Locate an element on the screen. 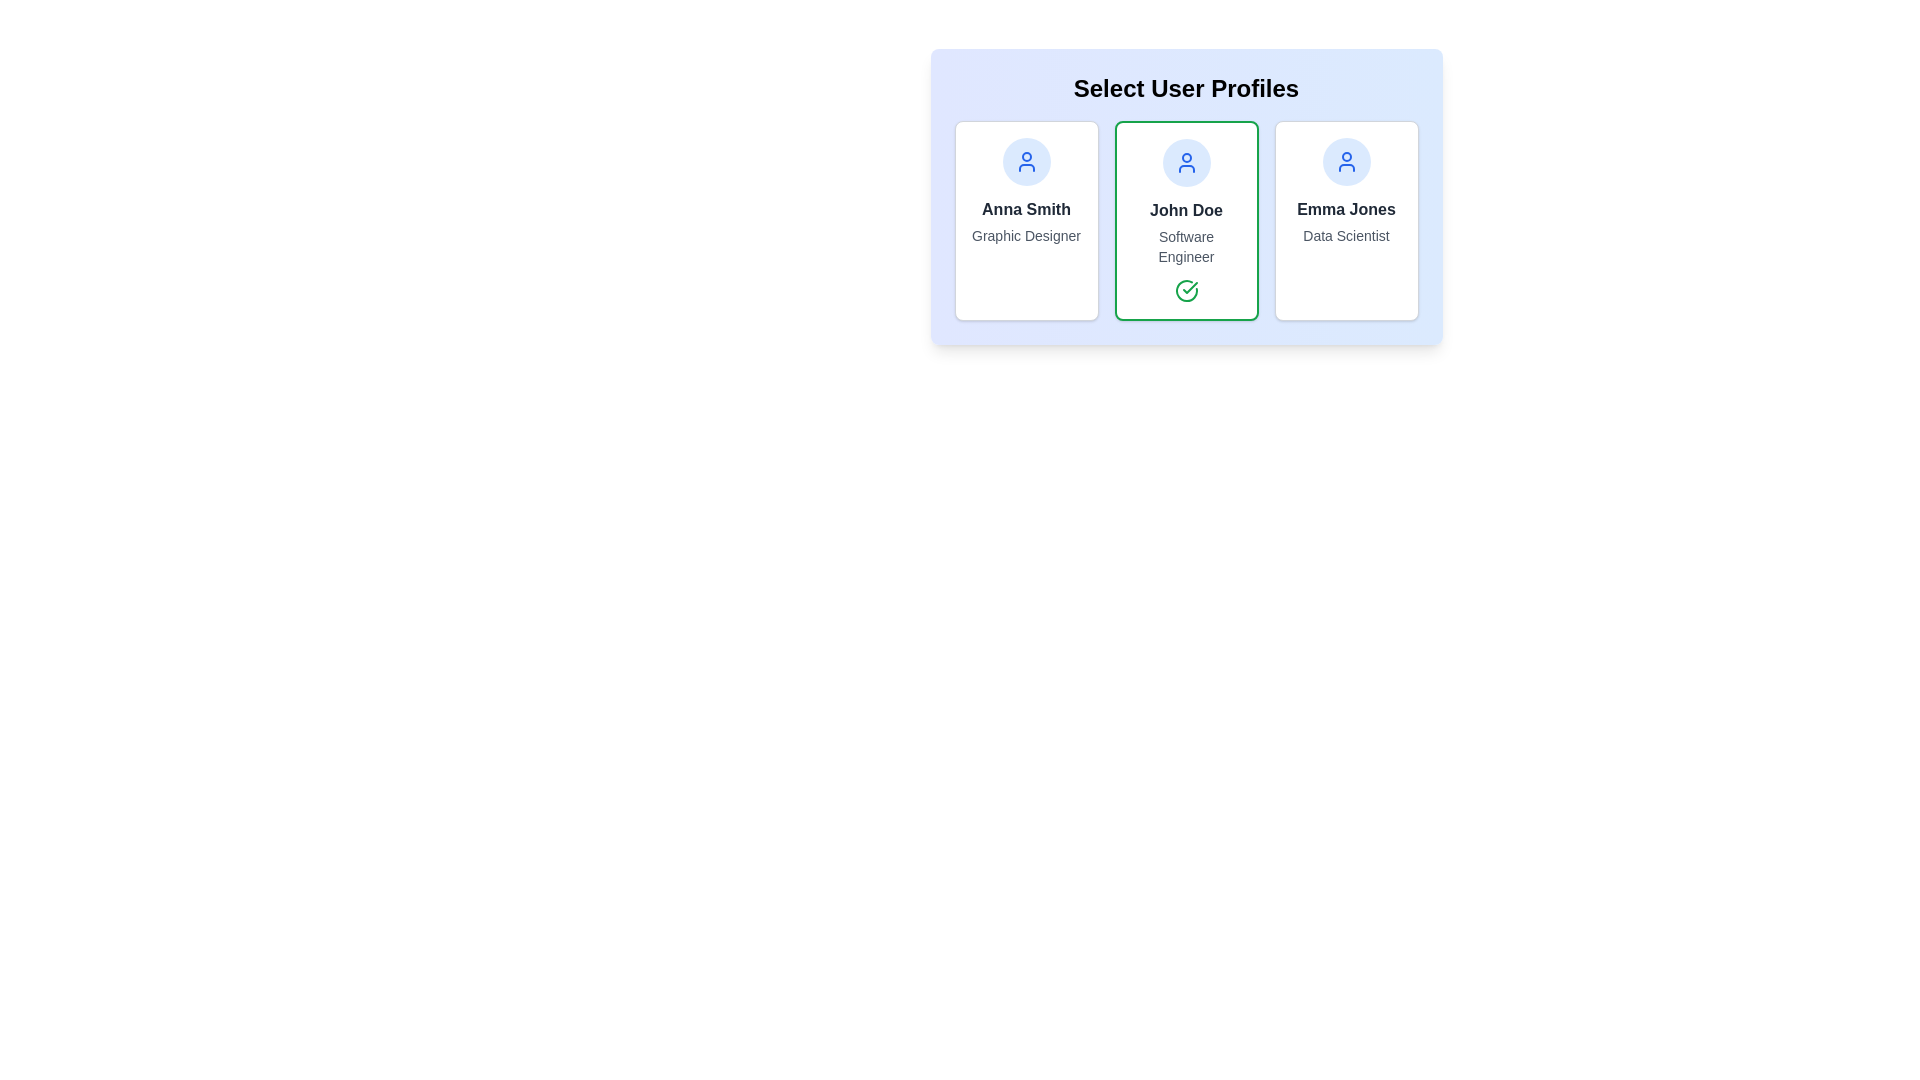 Image resolution: width=1920 pixels, height=1080 pixels. the user profile Anna Smith is located at coordinates (1026, 220).